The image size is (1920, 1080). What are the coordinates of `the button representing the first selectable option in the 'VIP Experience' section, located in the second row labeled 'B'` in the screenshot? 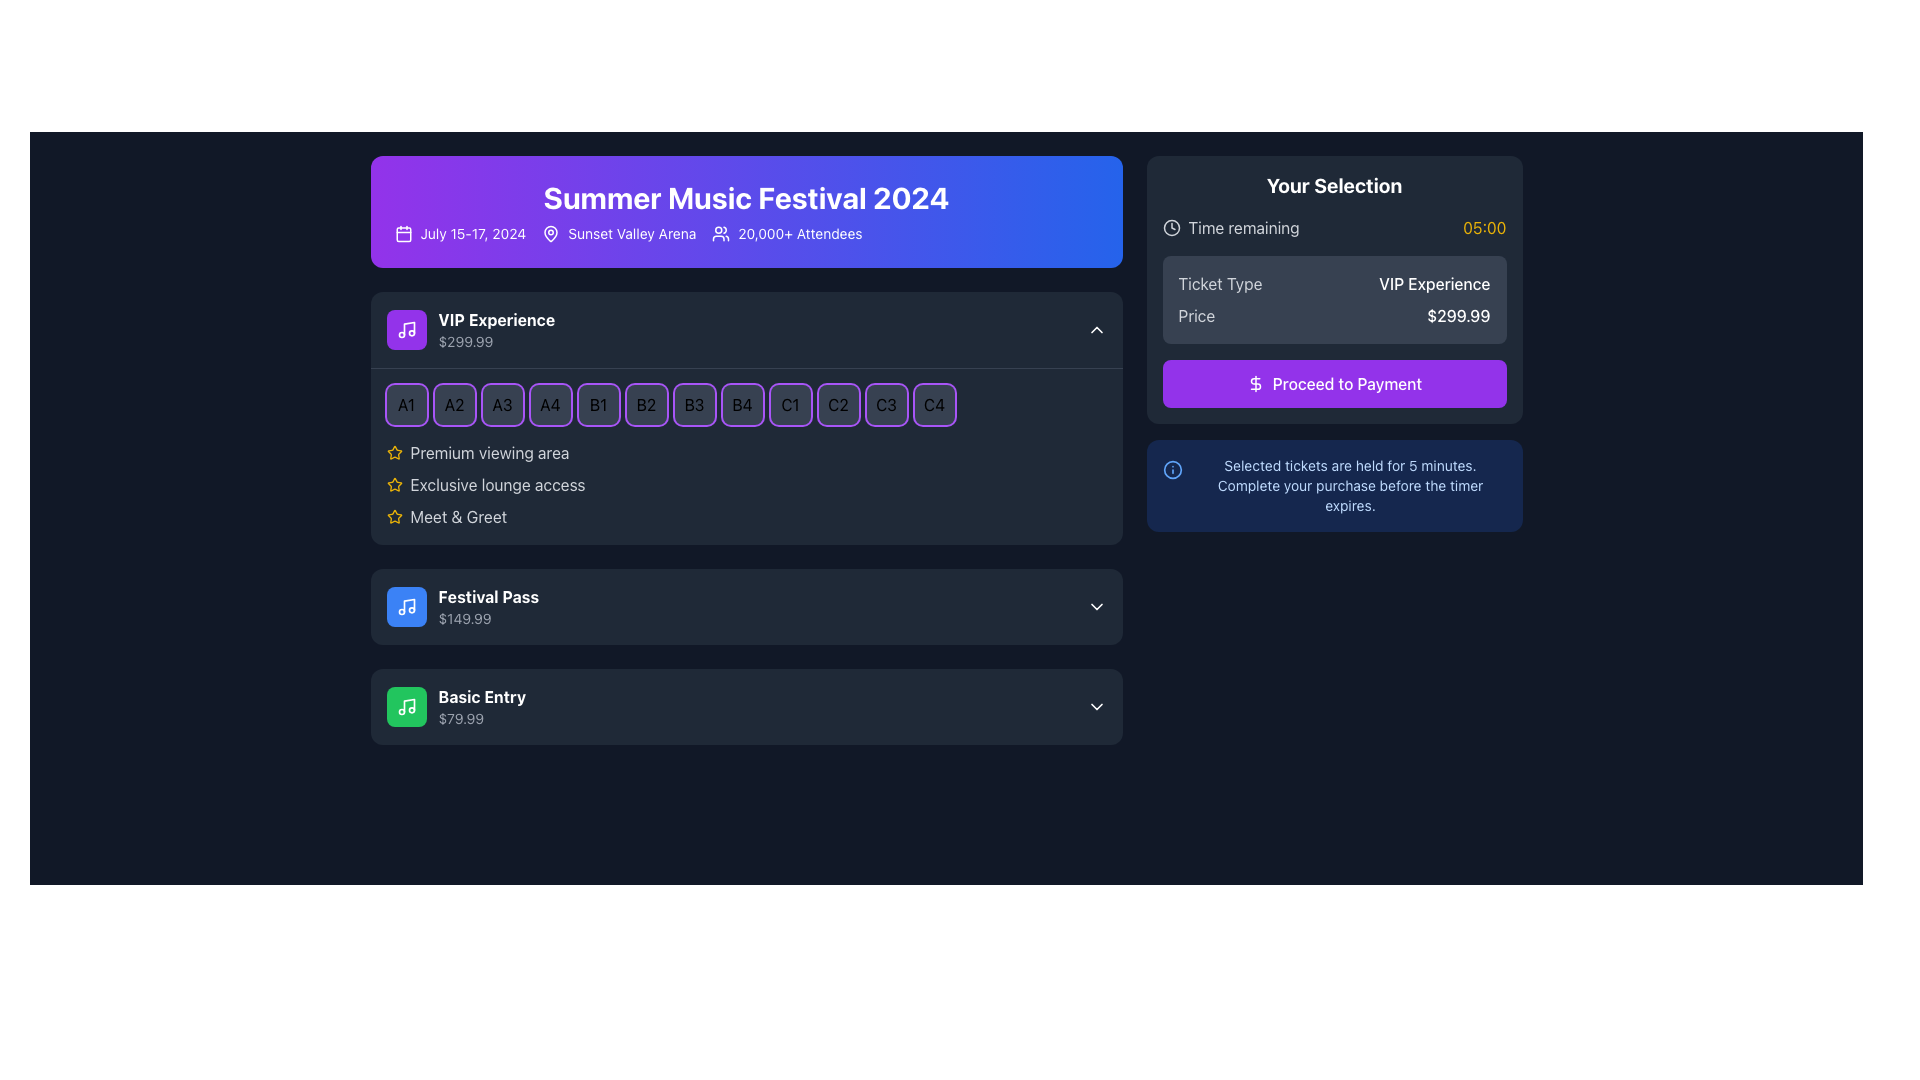 It's located at (597, 405).